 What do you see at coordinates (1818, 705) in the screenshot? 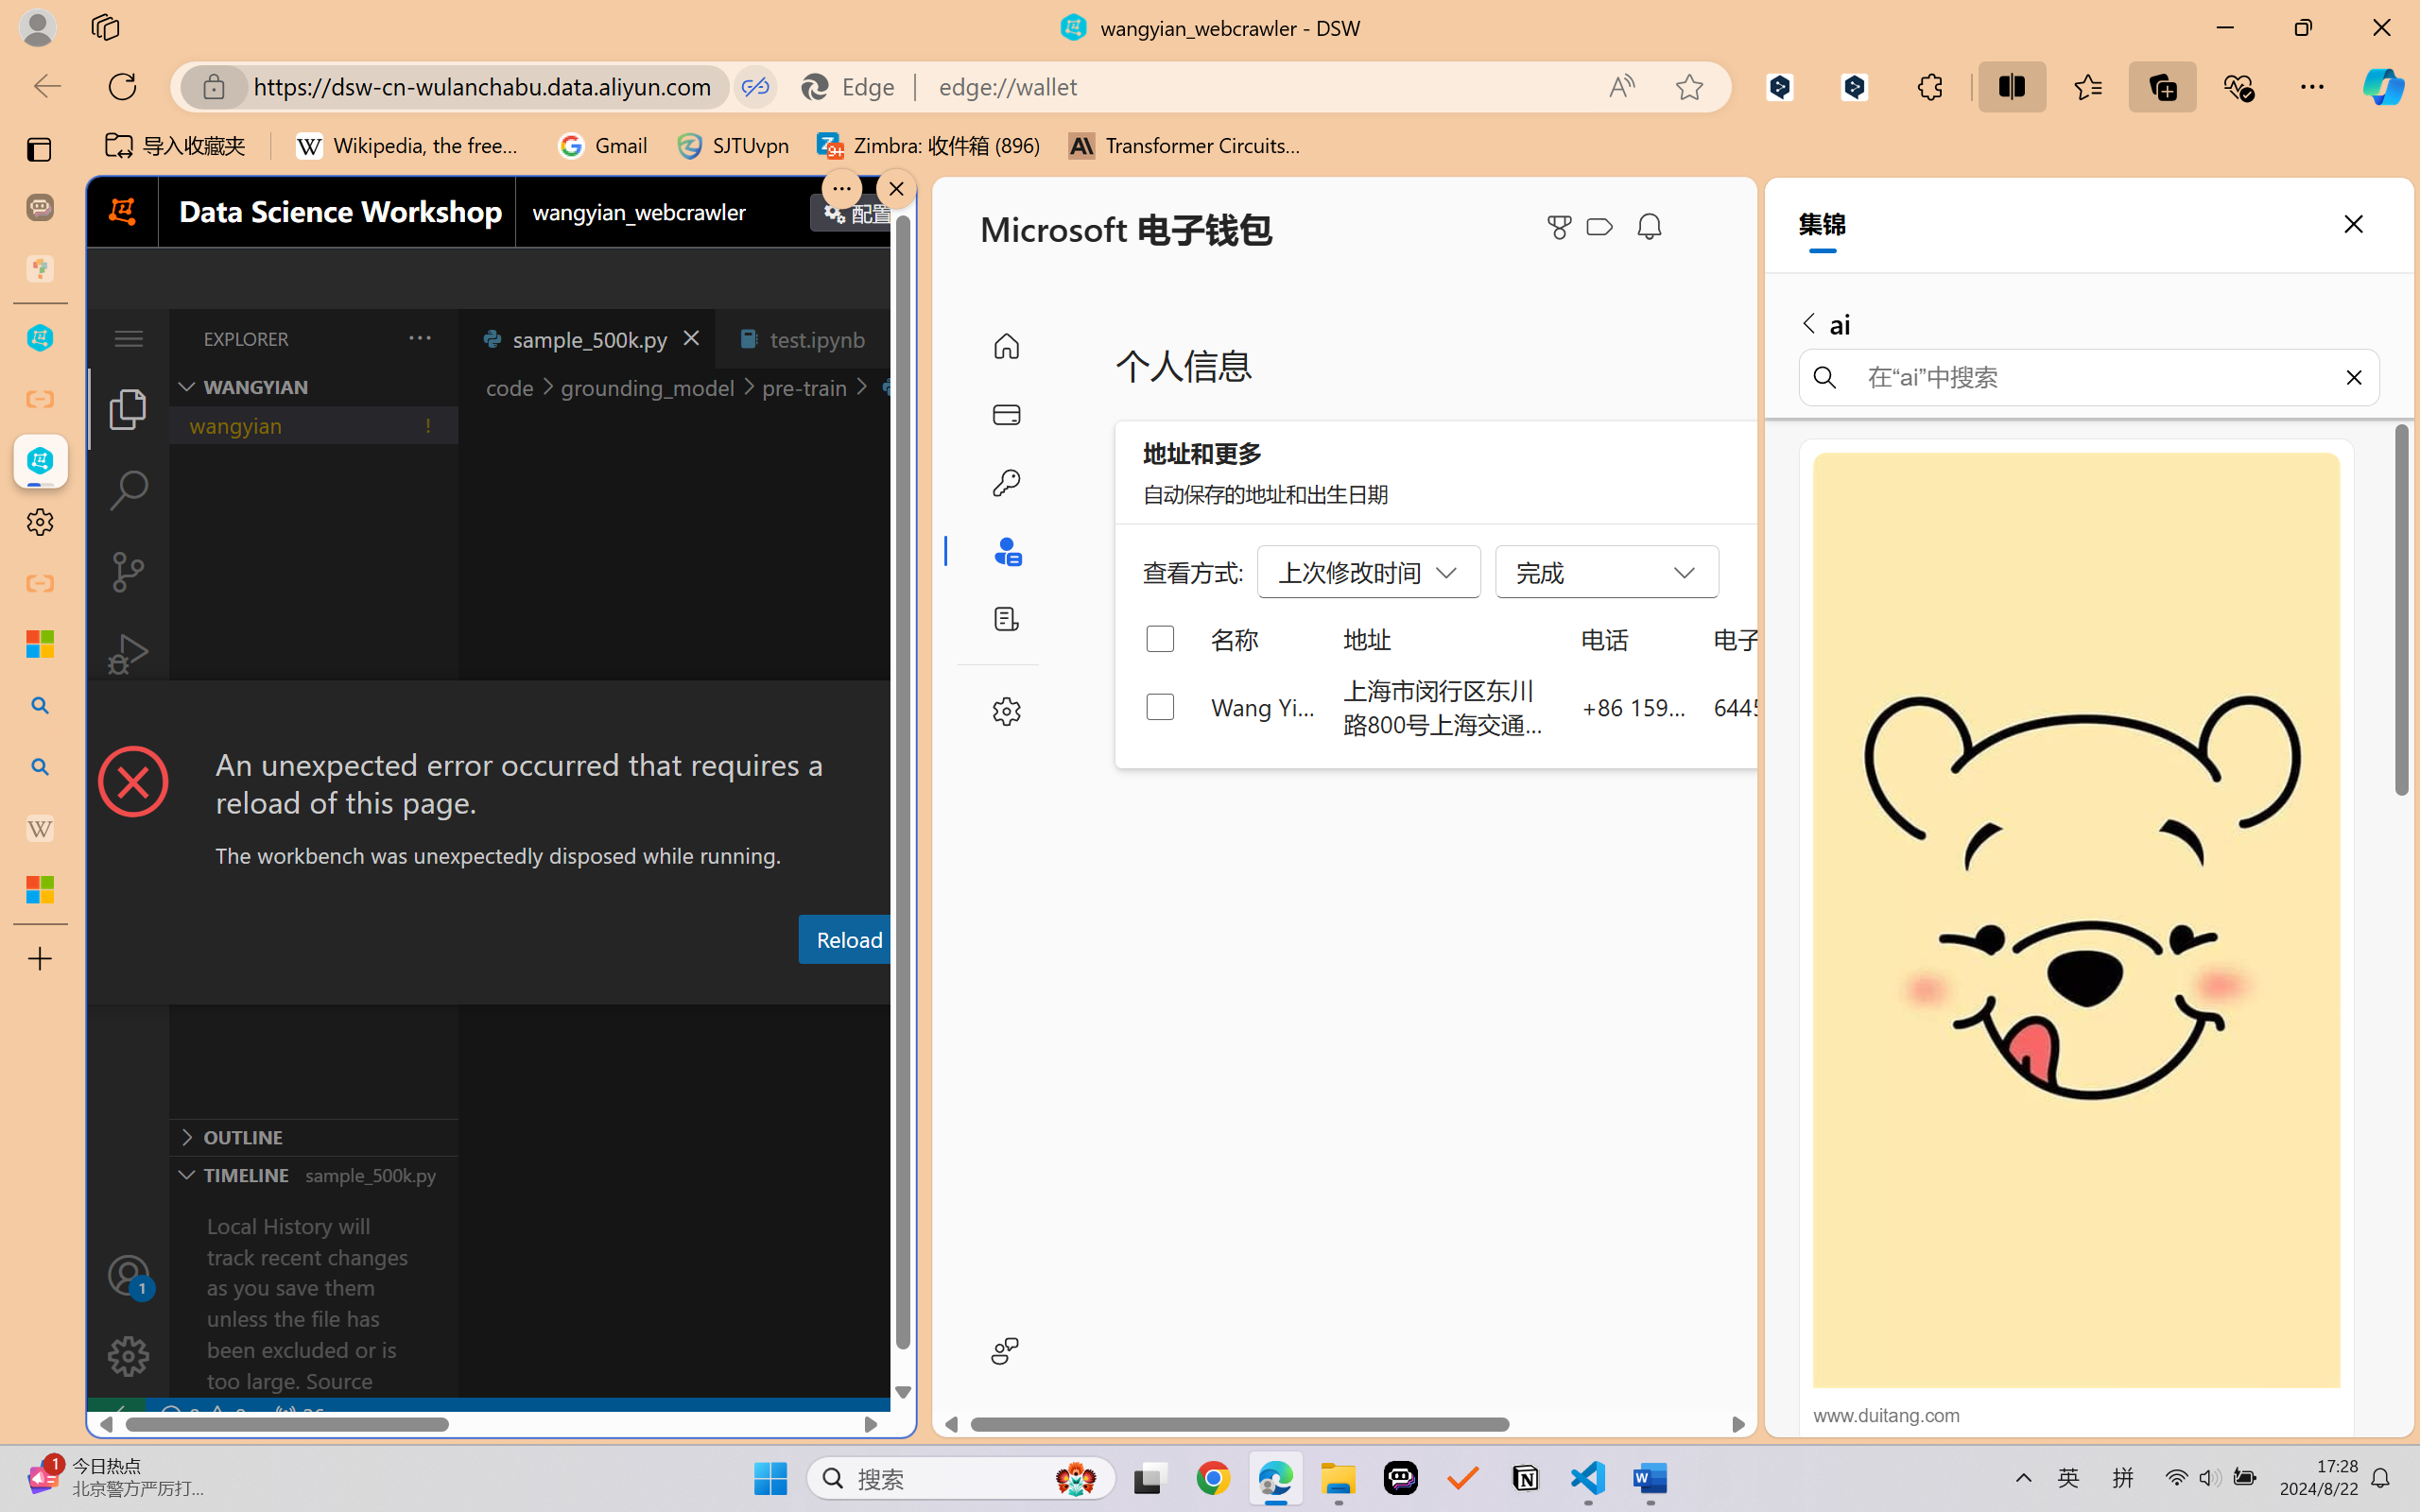
I see `'644553698@qq.com'` at bounding box center [1818, 705].